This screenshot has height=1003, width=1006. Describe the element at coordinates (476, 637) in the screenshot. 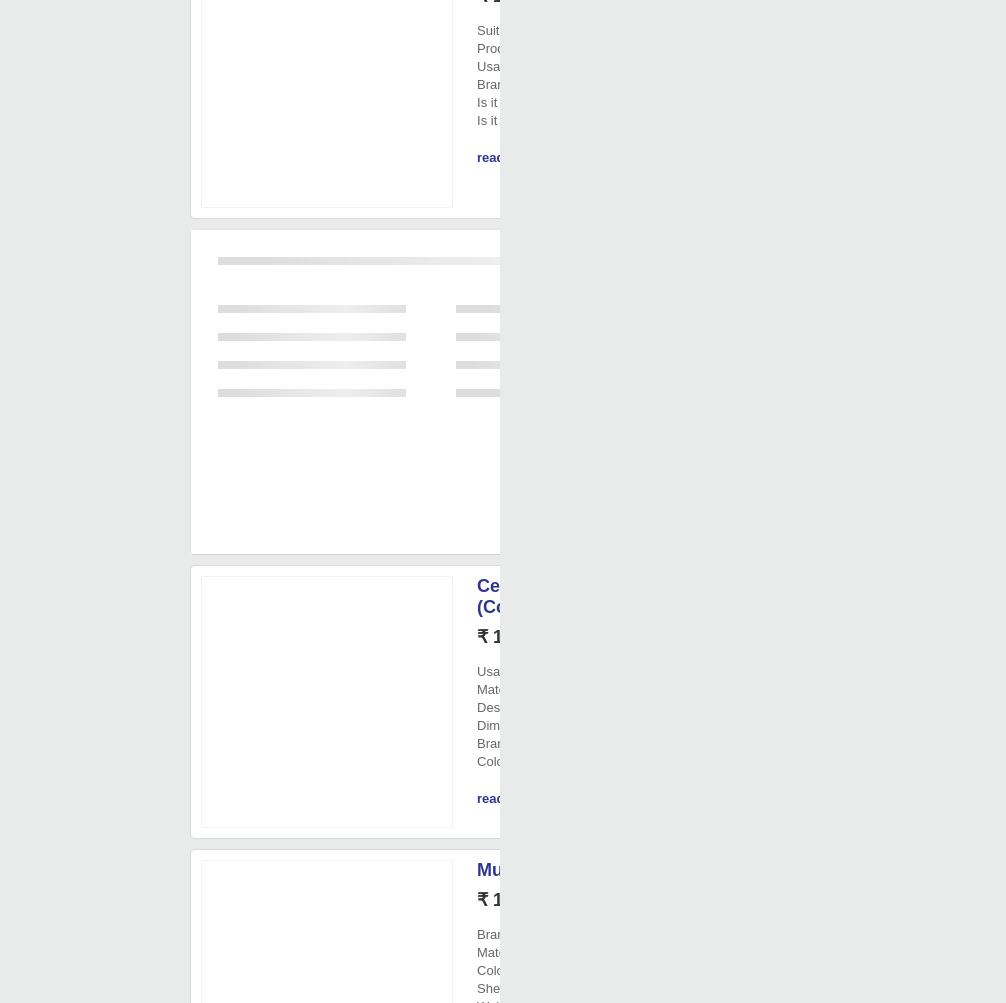

I see `'₹ 160/'` at that location.